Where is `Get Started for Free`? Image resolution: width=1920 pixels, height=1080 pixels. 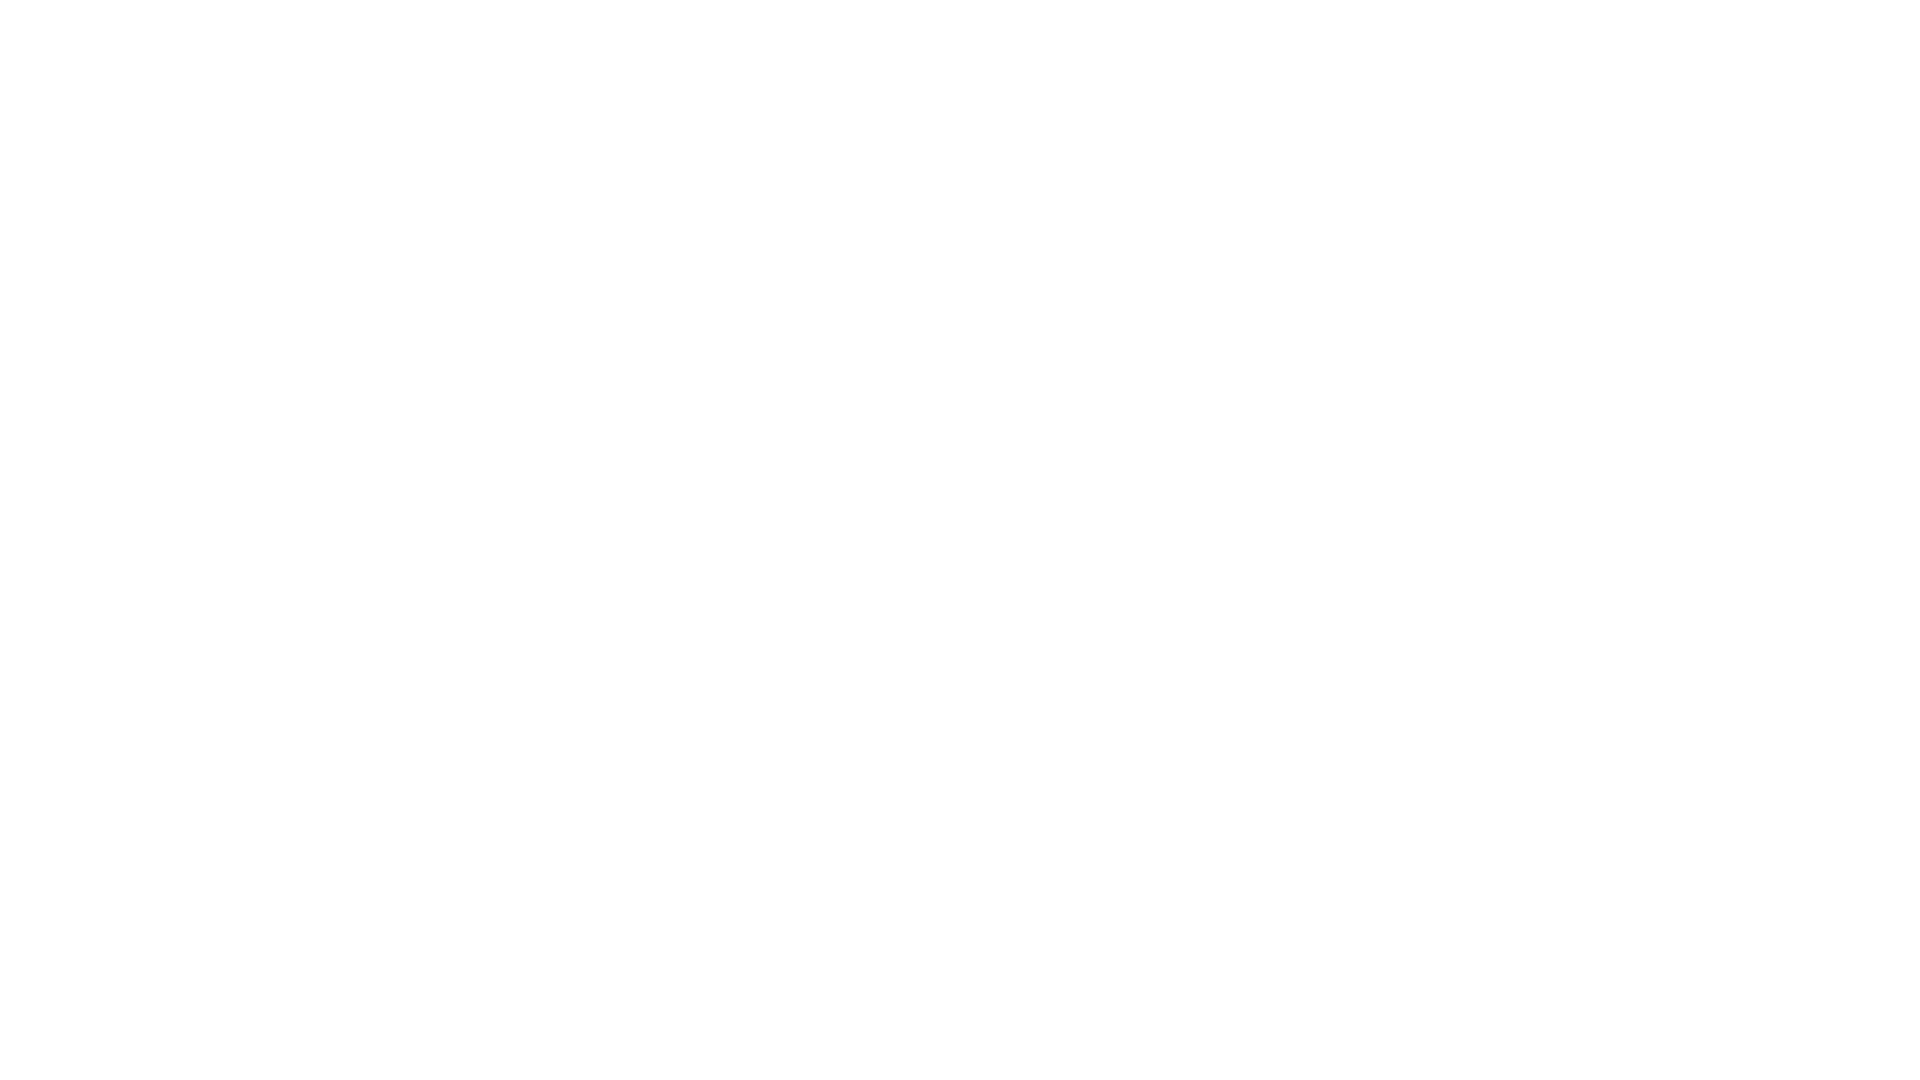
Get Started for Free is located at coordinates (435, 731).